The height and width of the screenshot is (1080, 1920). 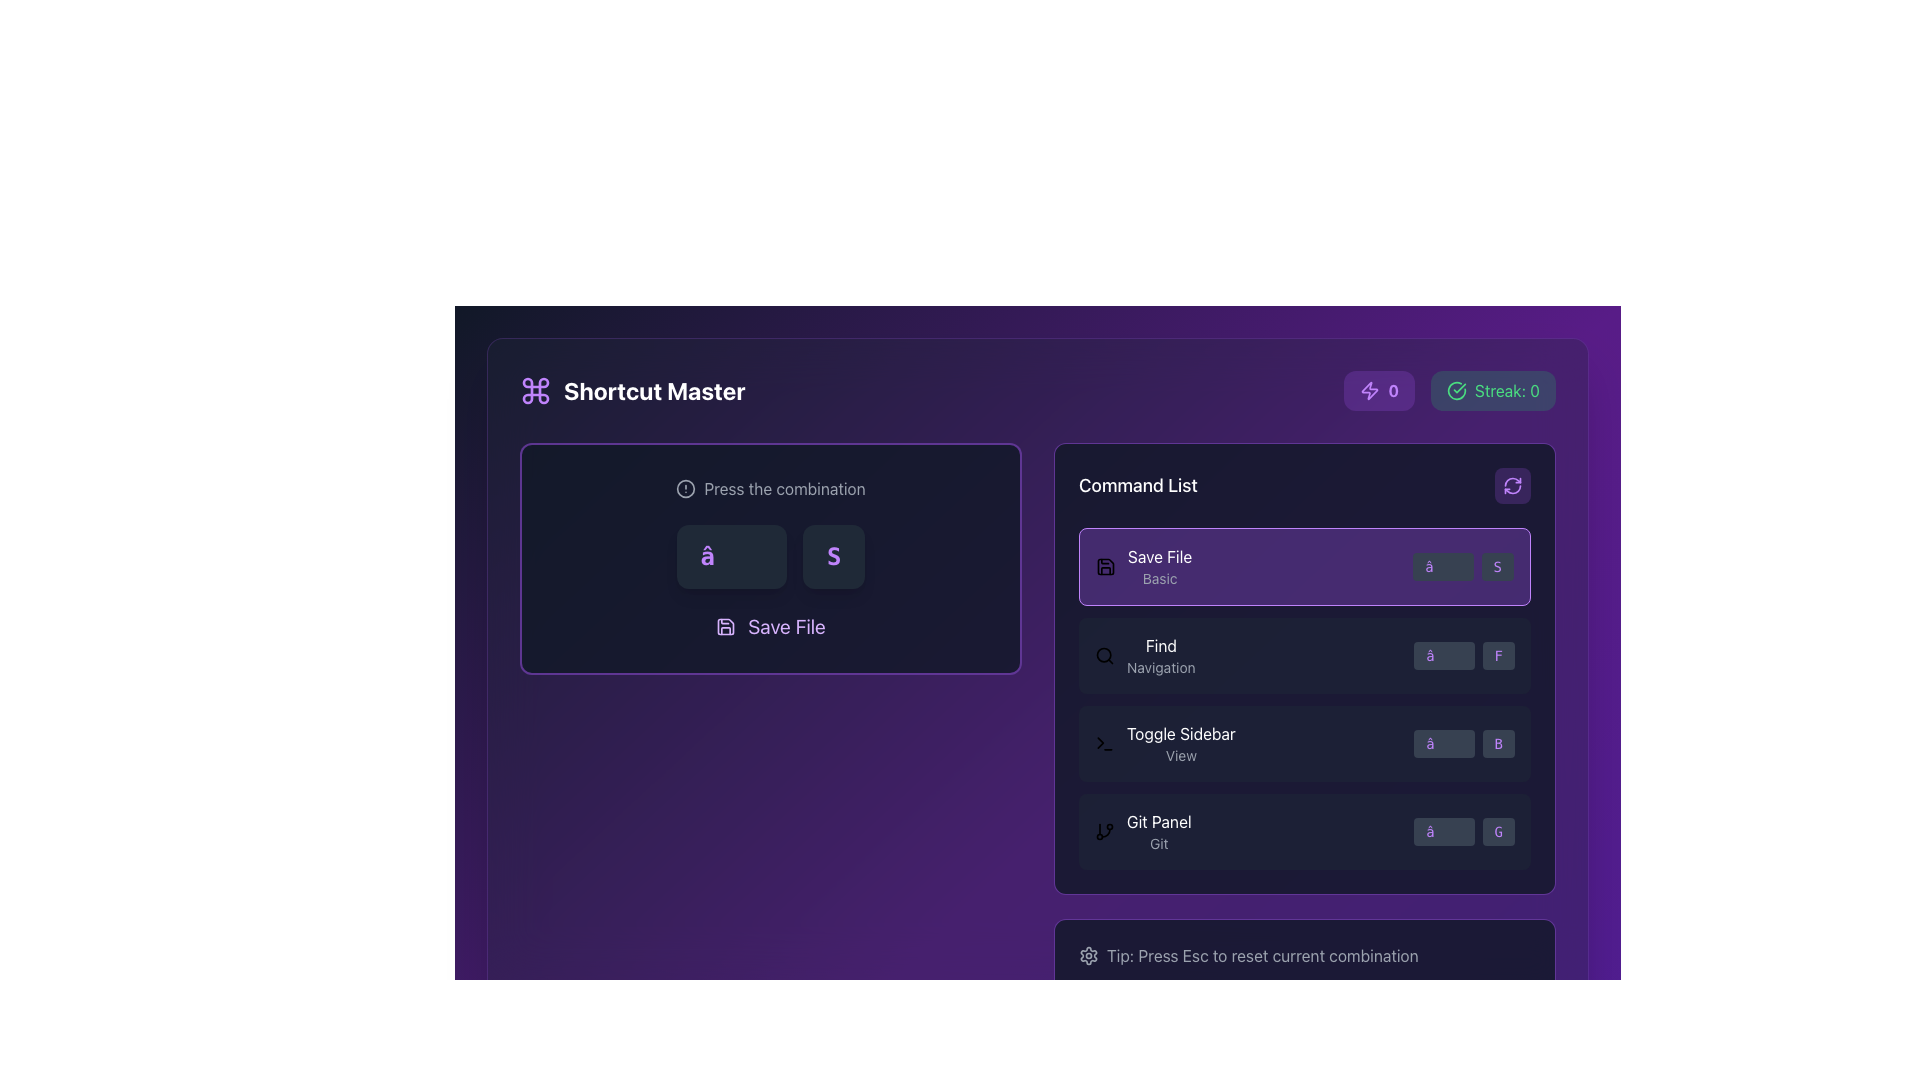 I want to click on the displayed number in the 'Lightning Points' Information Display Box located in the top-right corner of the interface, which is the first block from the left, so click(x=1378, y=390).